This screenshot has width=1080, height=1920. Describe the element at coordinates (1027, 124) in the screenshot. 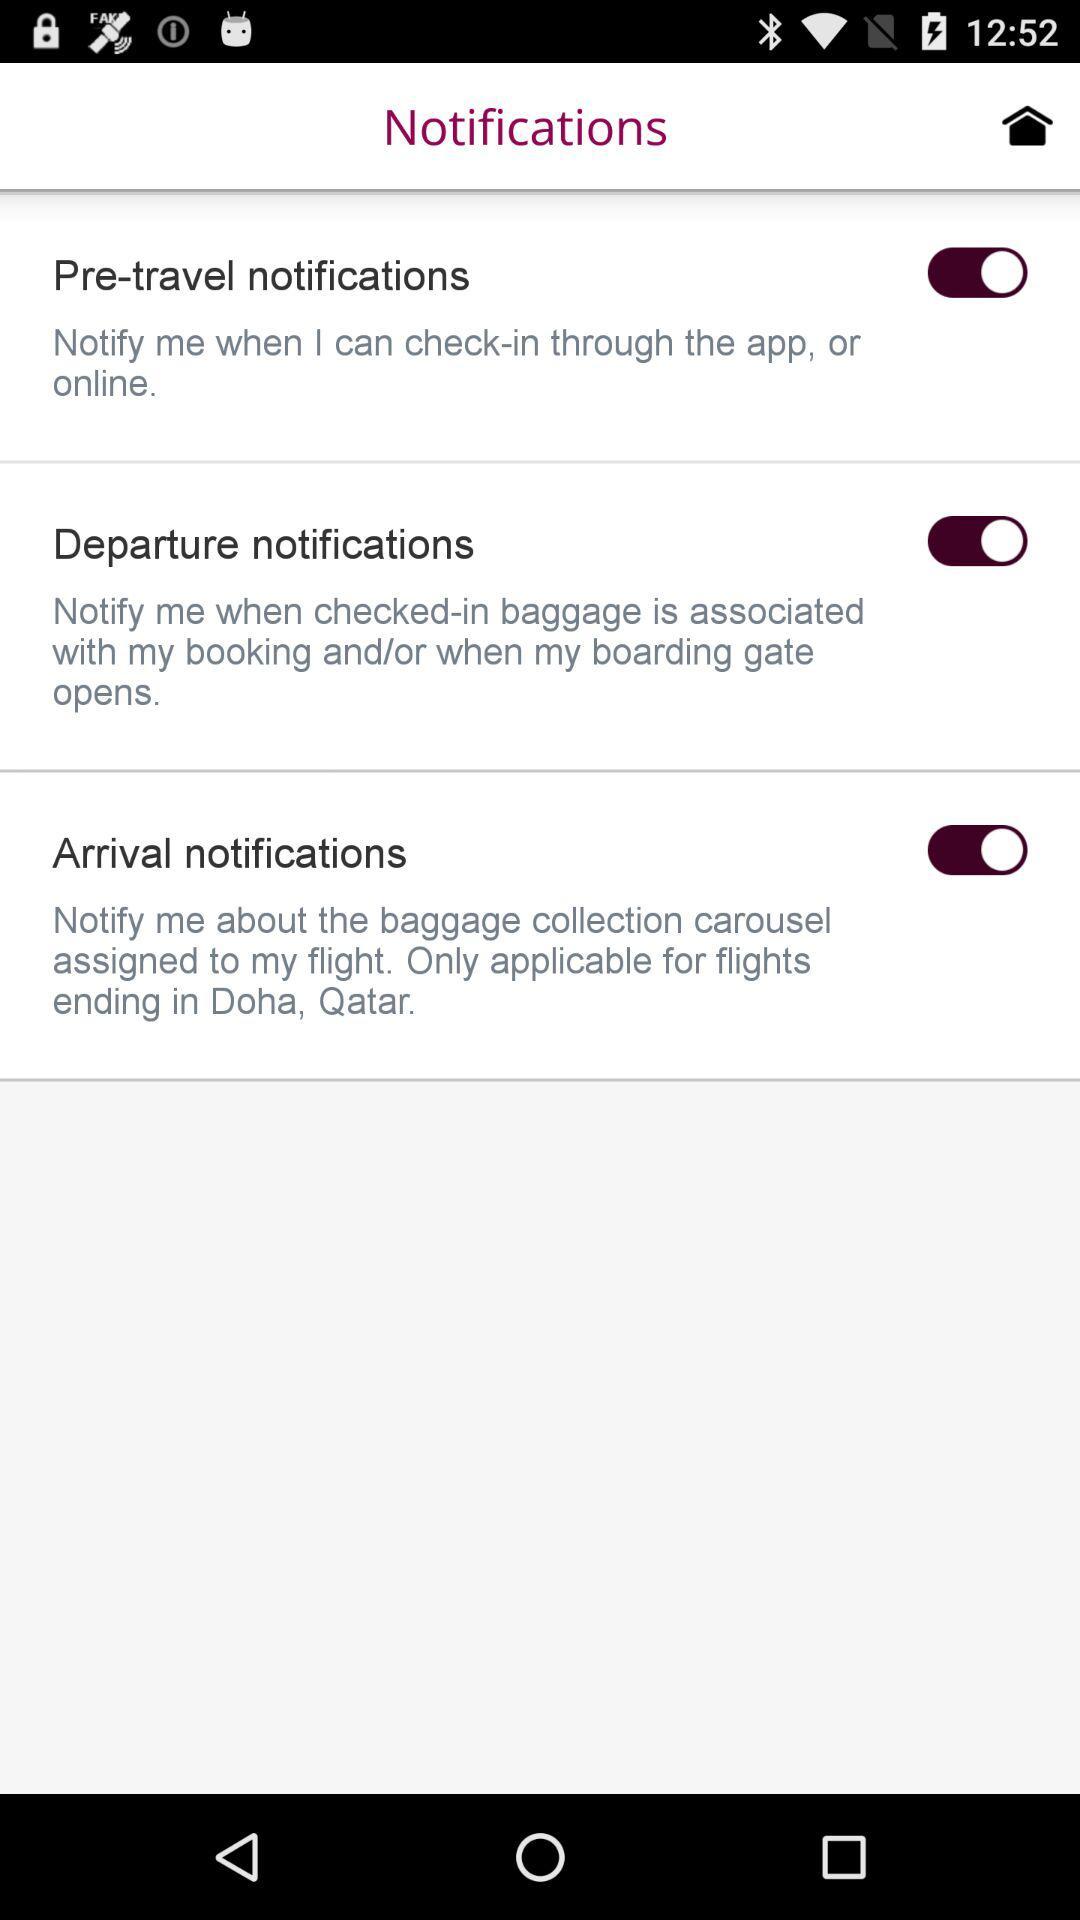

I see `home` at that location.